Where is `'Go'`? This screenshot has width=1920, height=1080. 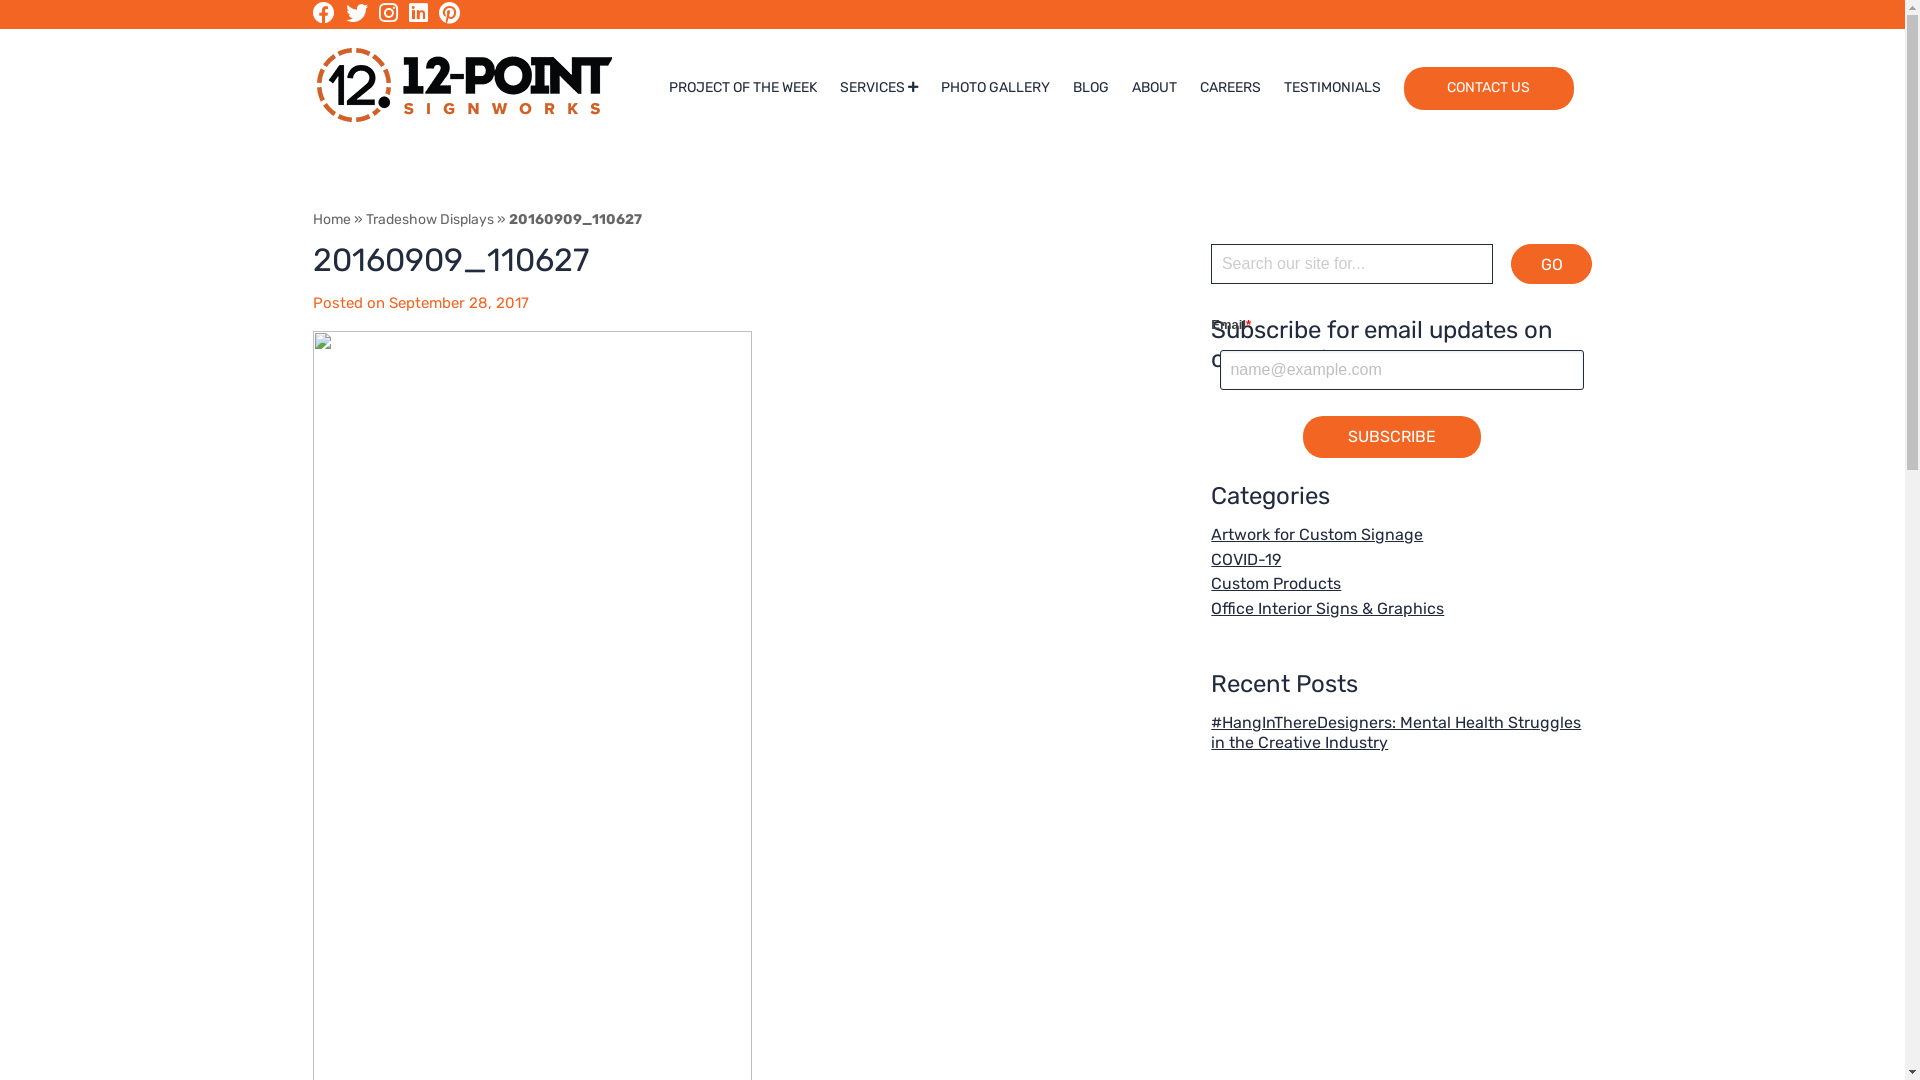
'Go' is located at coordinates (1550, 262).